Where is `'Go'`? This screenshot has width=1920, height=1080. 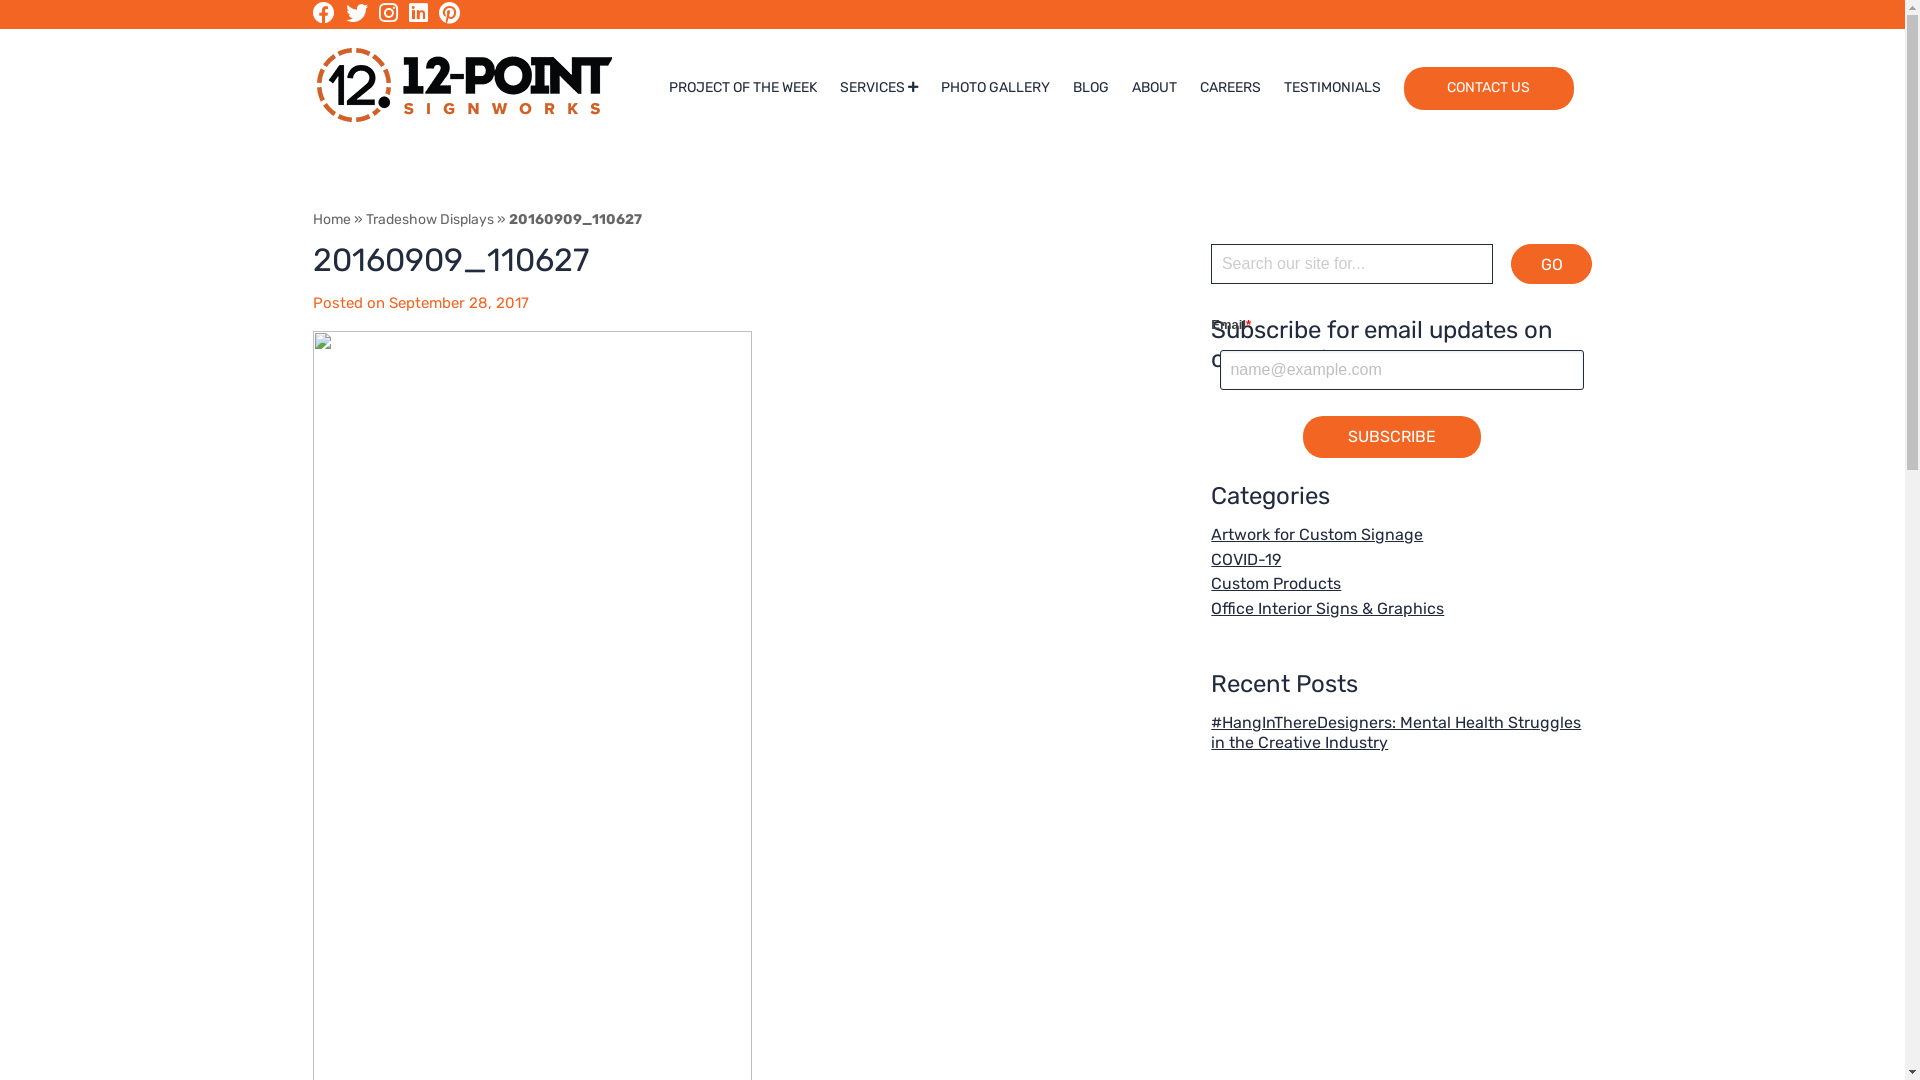
'Go' is located at coordinates (1550, 262).